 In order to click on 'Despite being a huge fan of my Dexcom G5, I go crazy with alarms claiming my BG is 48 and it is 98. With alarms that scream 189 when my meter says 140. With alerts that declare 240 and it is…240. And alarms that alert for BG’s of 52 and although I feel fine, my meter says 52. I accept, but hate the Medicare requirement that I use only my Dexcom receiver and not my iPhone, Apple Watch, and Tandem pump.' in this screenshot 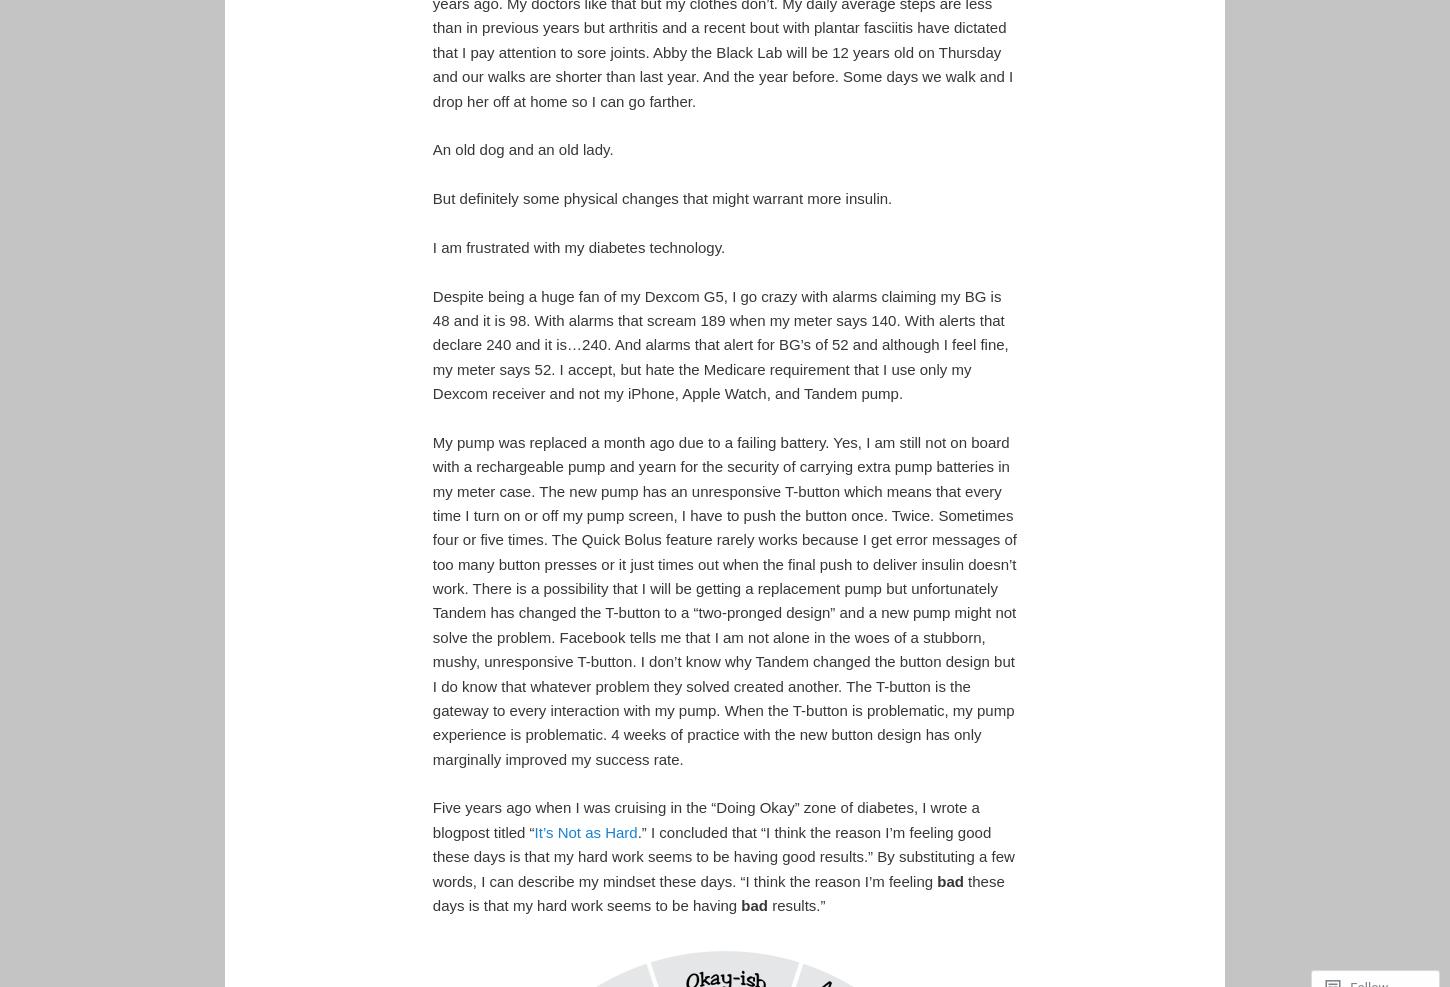, I will do `click(719, 343)`.